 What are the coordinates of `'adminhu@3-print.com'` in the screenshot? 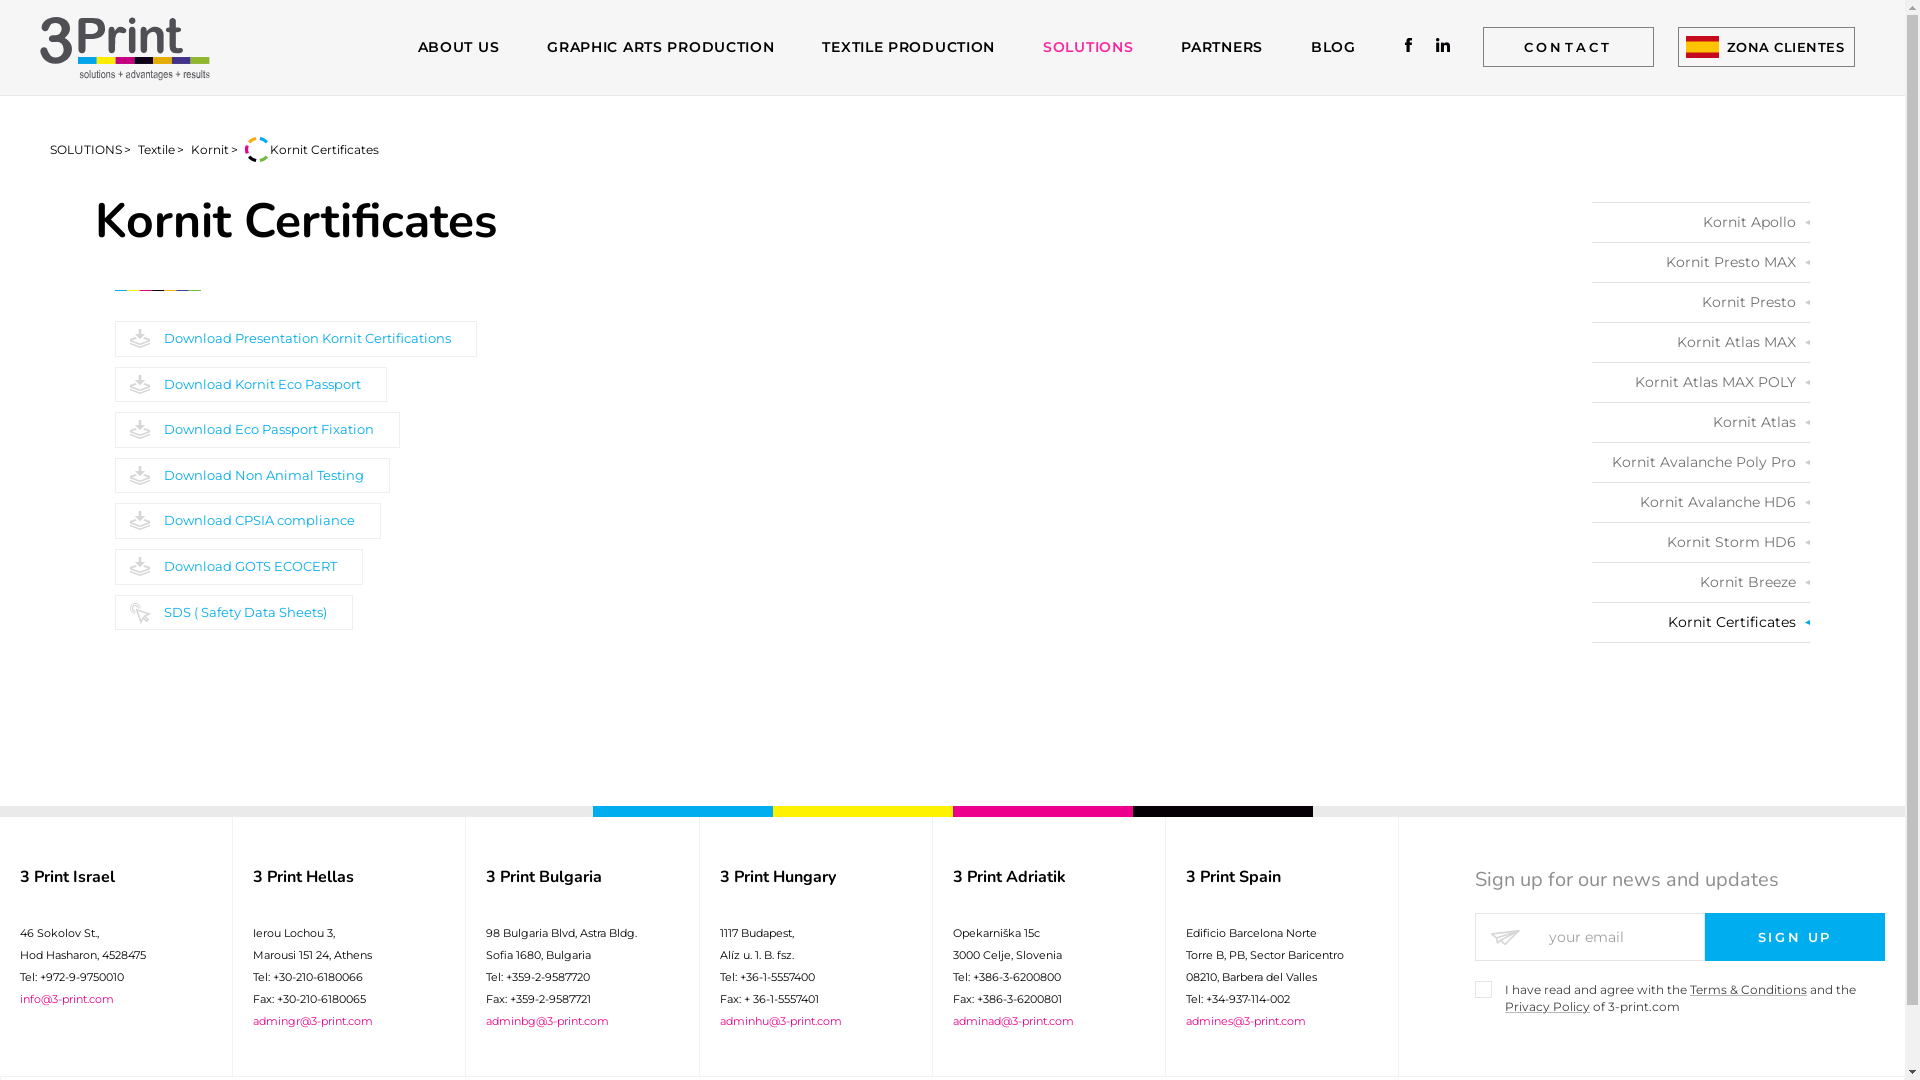 It's located at (780, 1021).